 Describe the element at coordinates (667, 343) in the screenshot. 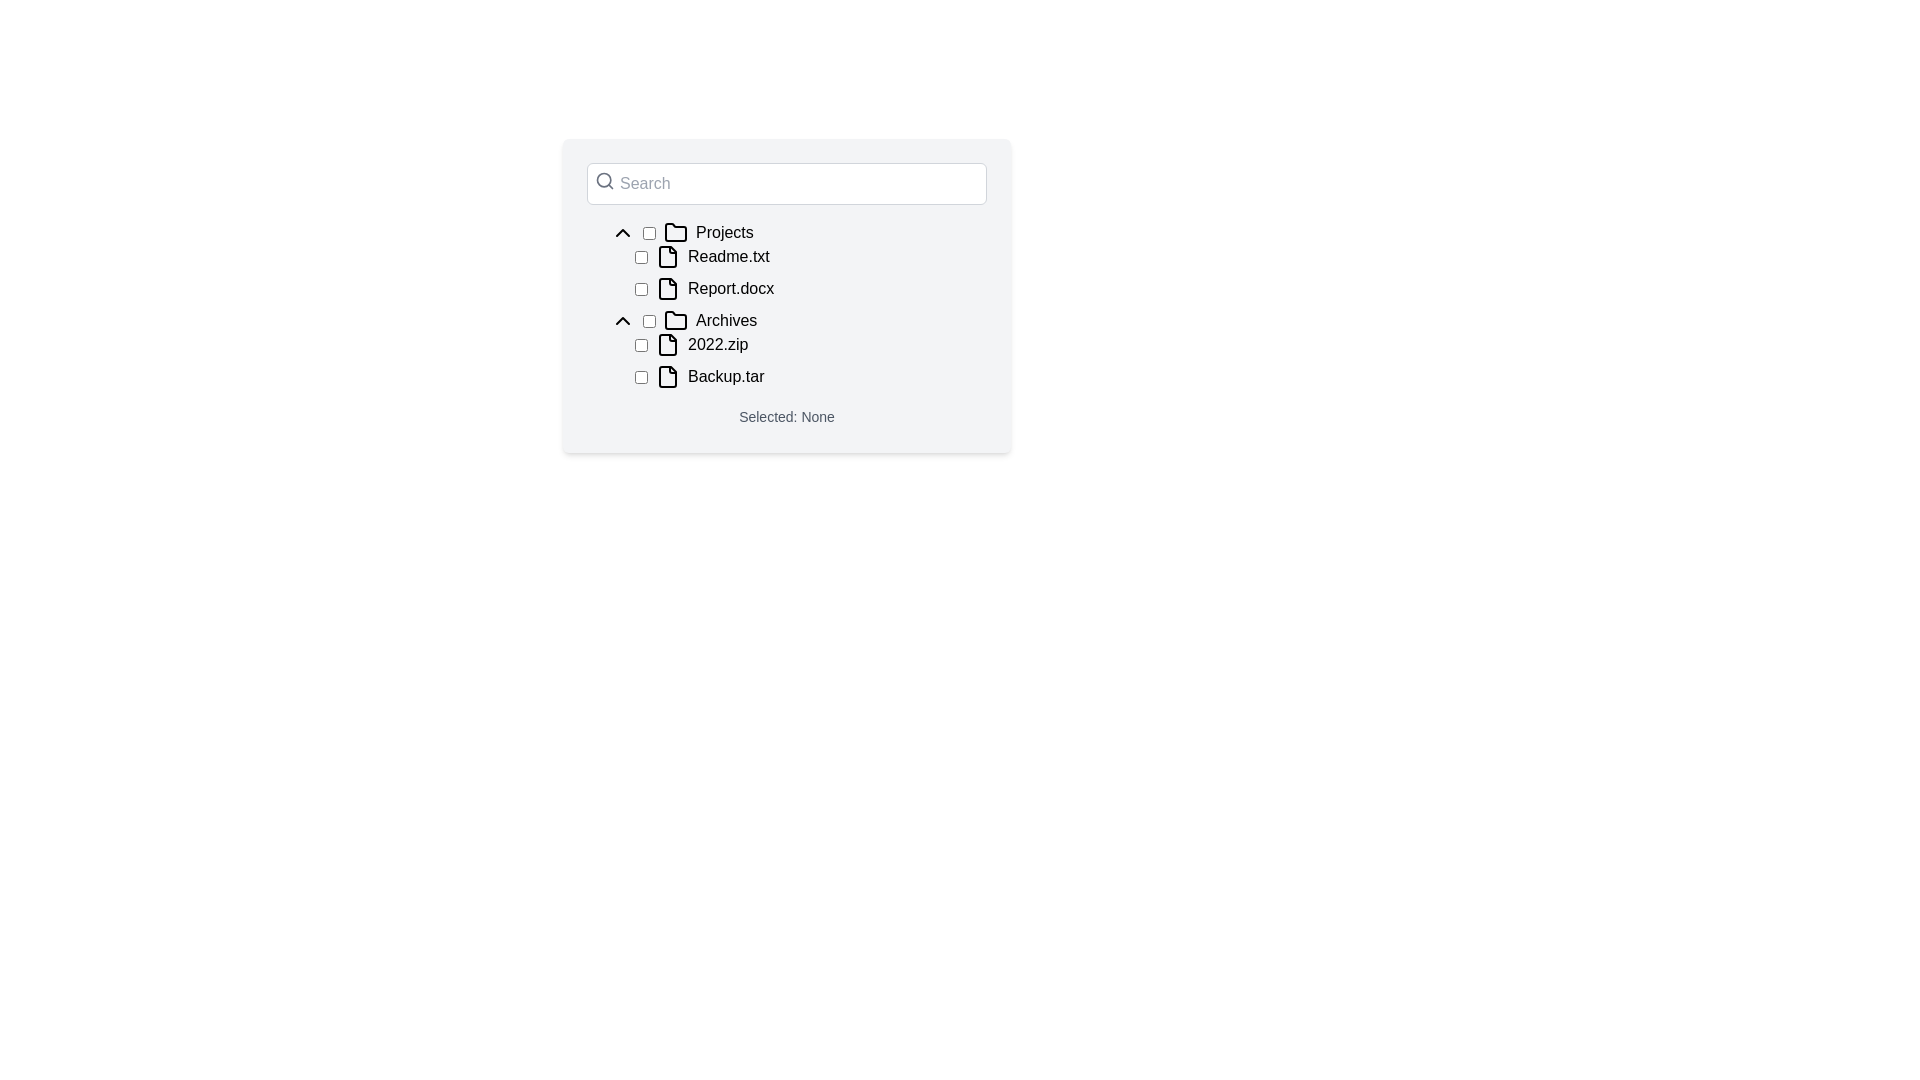

I see `the document icon with a minimalistic outlined design, positioned to the left of the text '2022.zip'` at that location.